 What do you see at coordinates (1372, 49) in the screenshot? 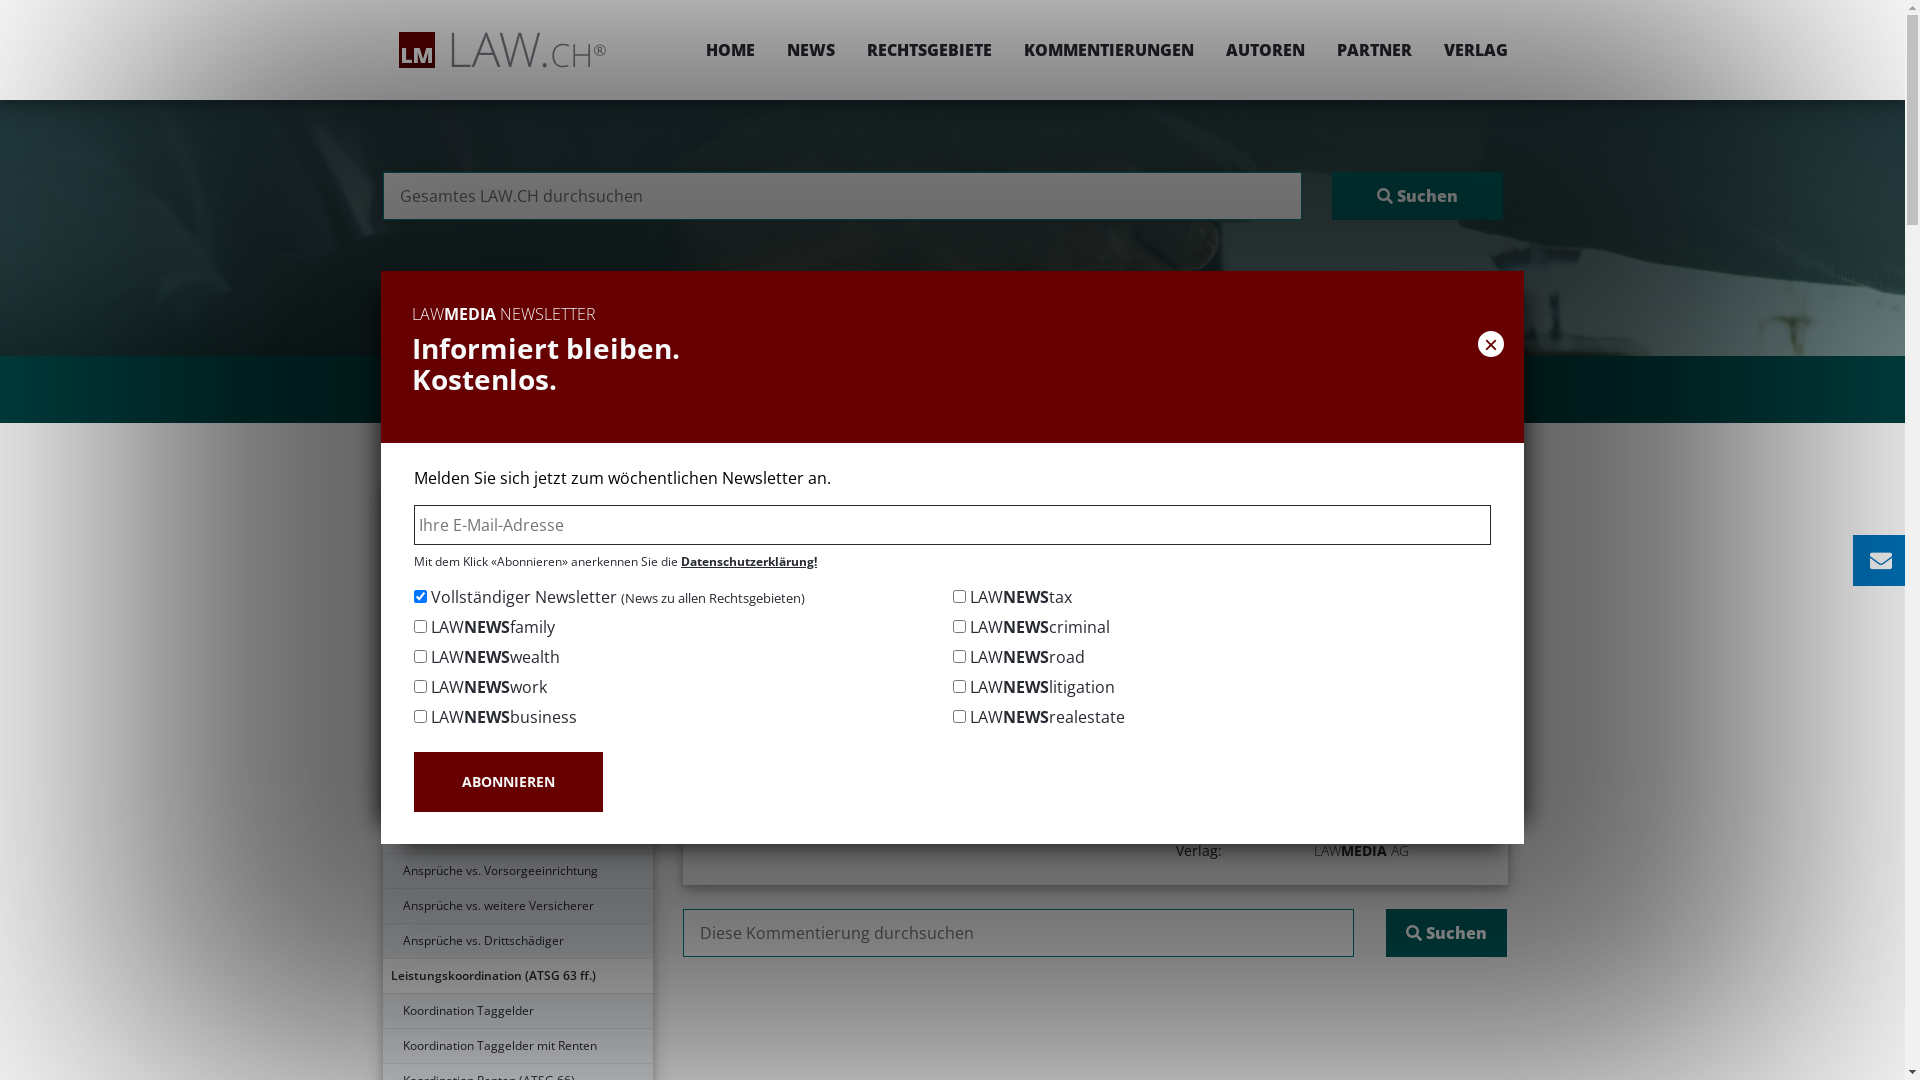
I see `'PARTNER'` at bounding box center [1372, 49].